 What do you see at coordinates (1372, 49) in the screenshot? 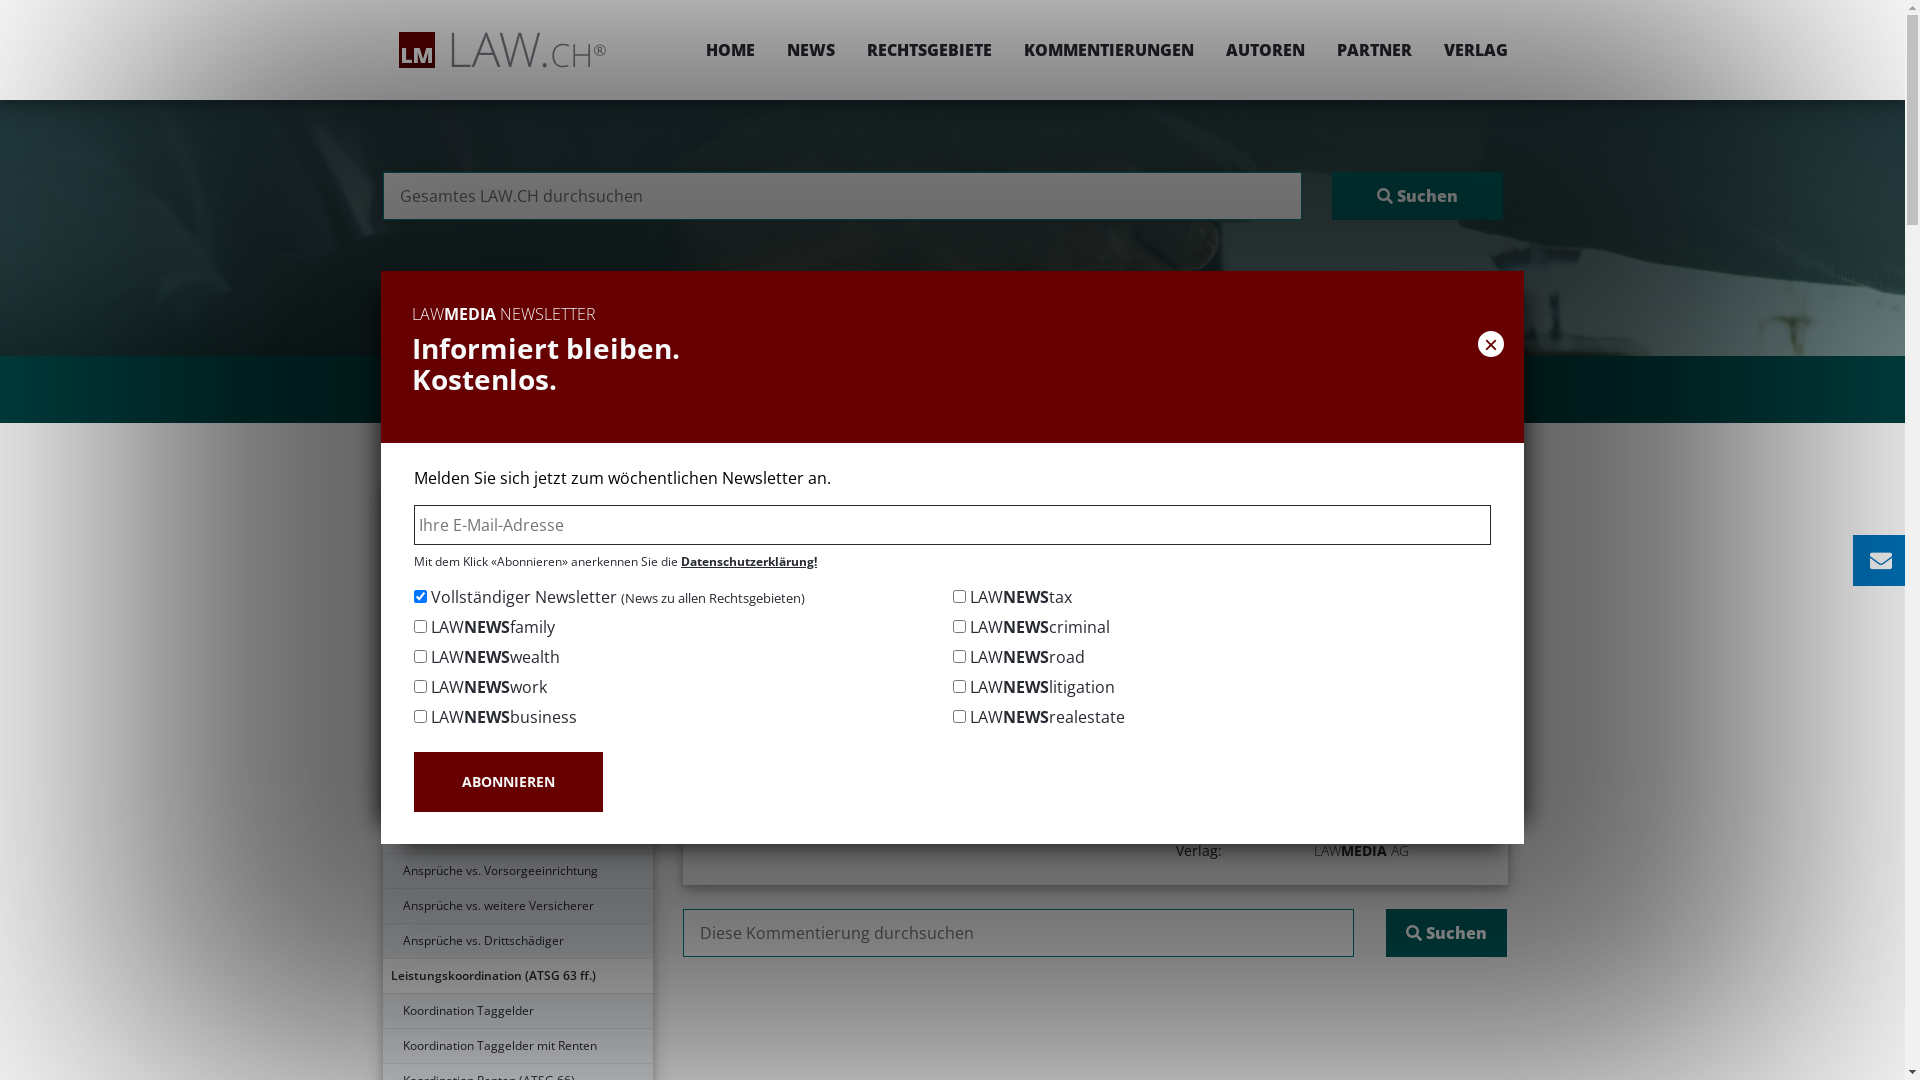
I see `'PARTNER'` at bounding box center [1372, 49].